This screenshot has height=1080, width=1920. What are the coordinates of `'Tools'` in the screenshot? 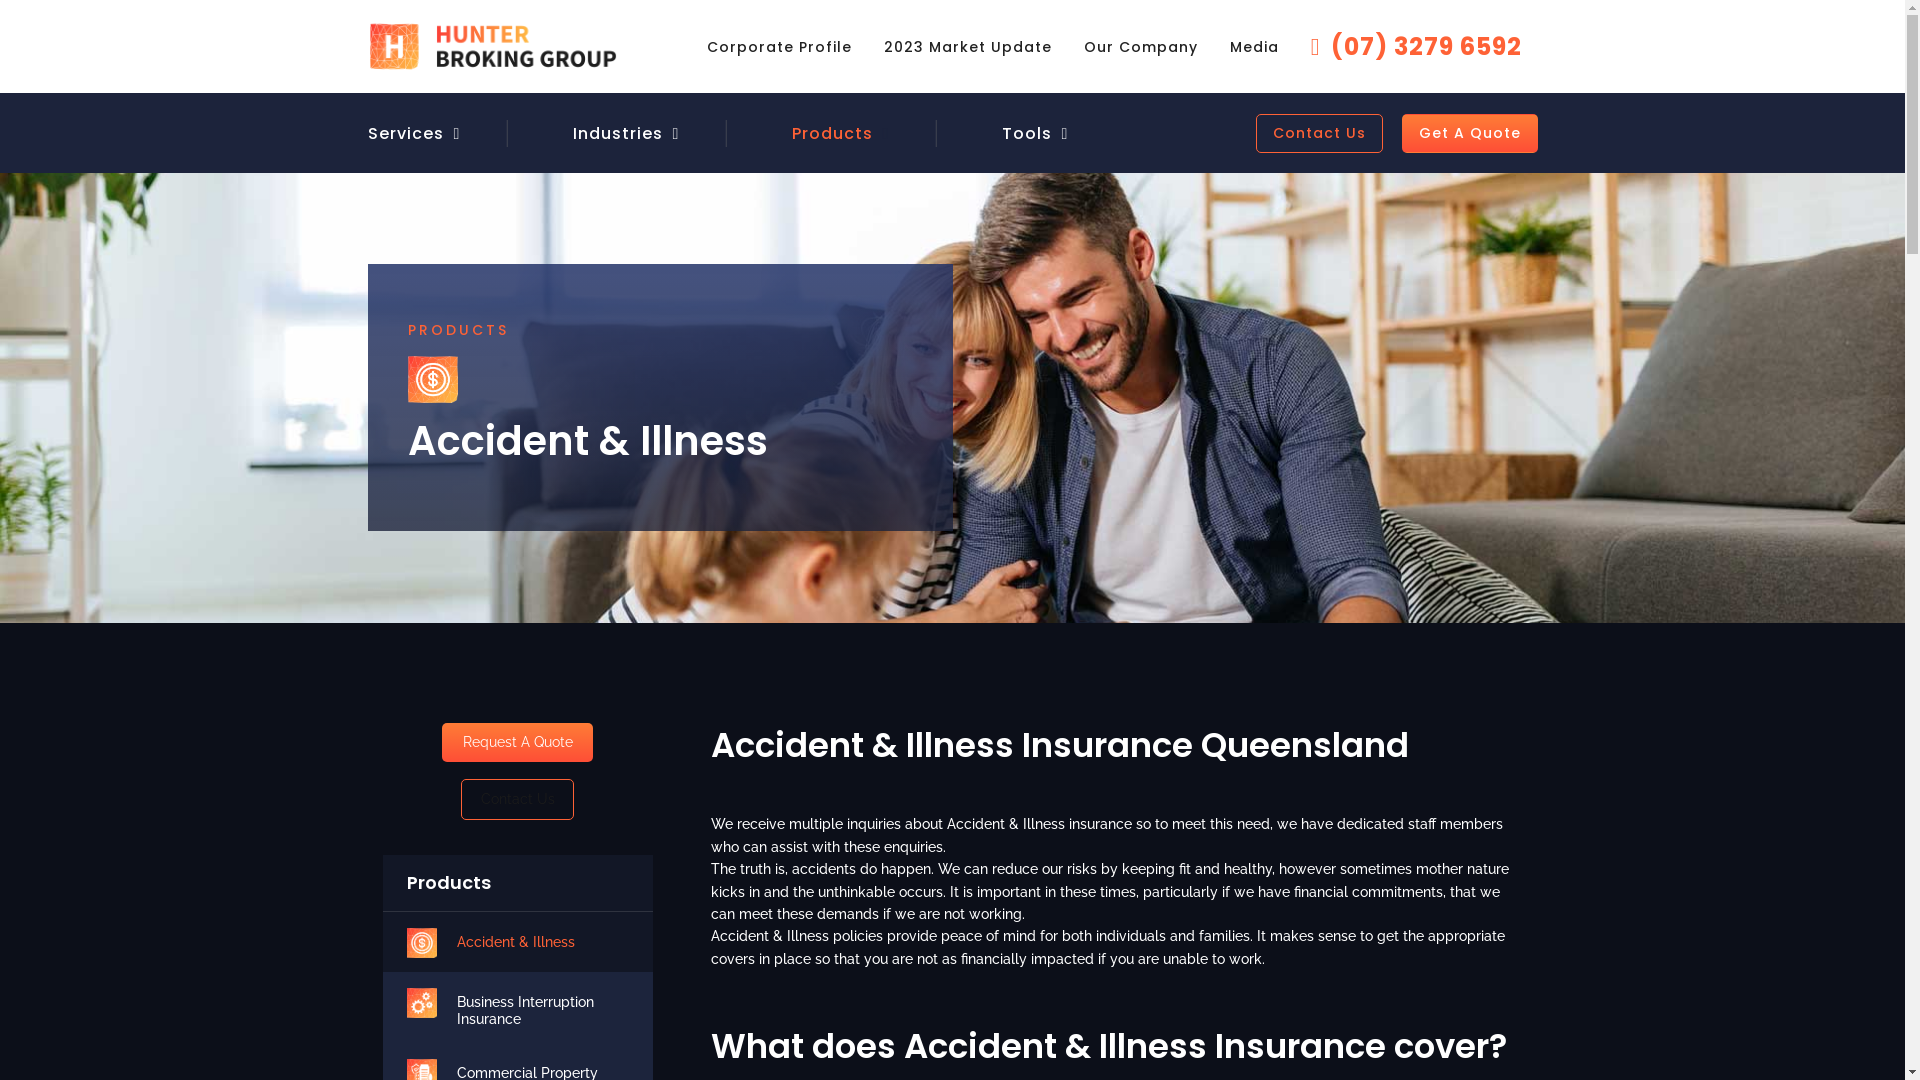 It's located at (1027, 132).